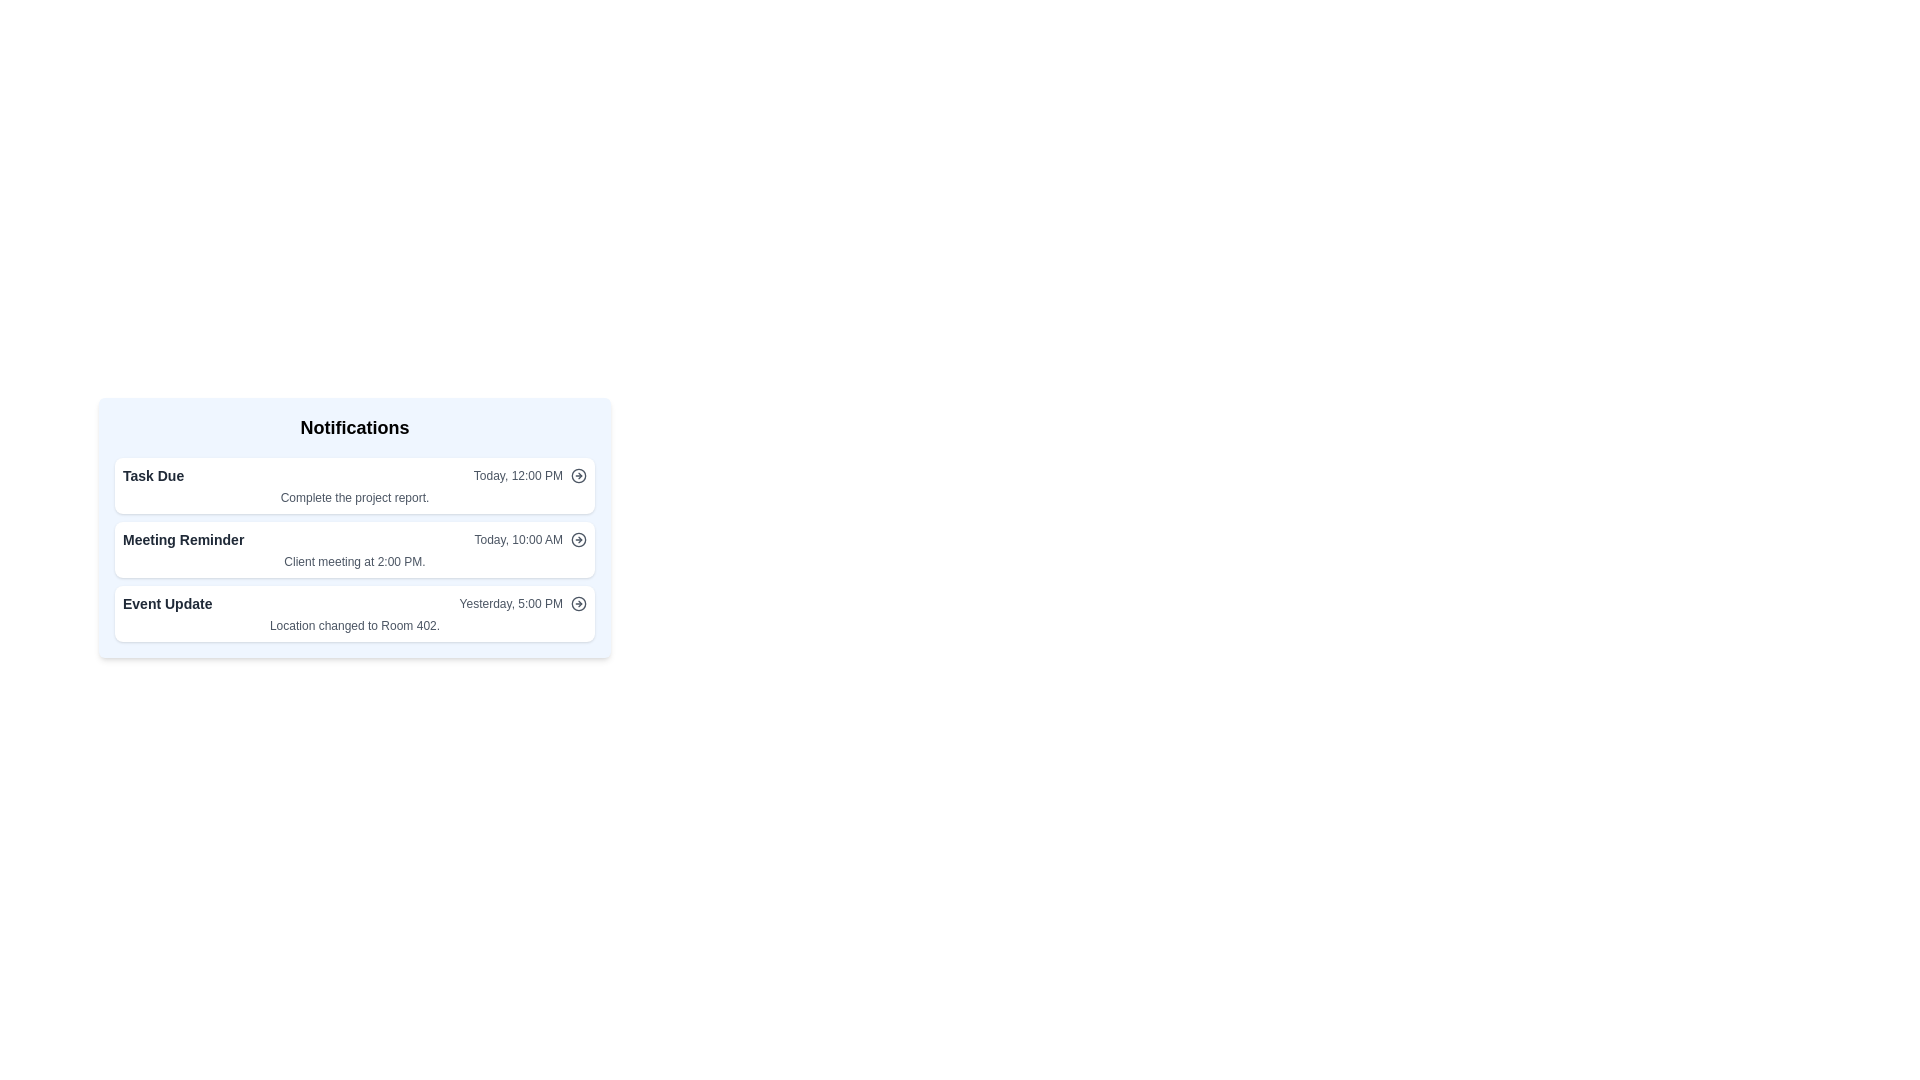 The width and height of the screenshot is (1920, 1080). What do you see at coordinates (152, 475) in the screenshot?
I see `the 'Task Due' text label` at bounding box center [152, 475].